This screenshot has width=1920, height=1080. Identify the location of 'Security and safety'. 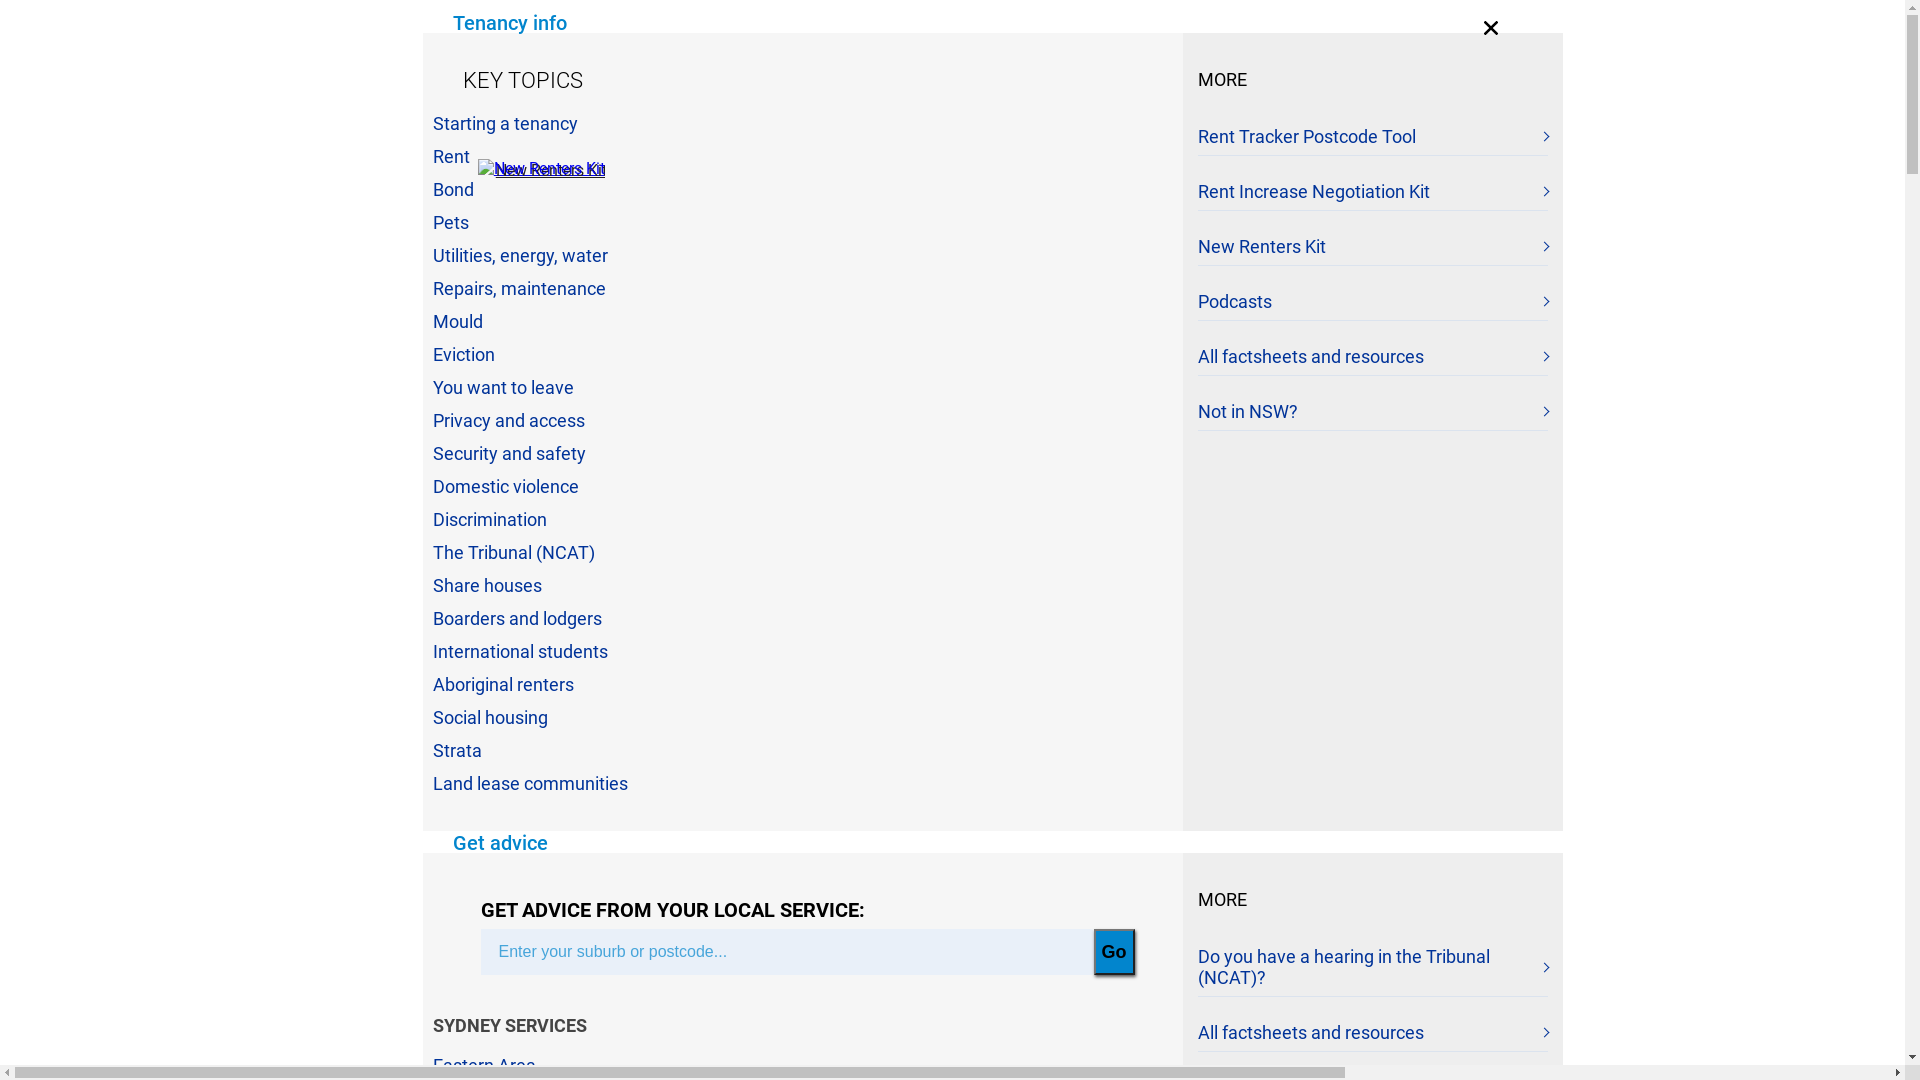
(431, 453).